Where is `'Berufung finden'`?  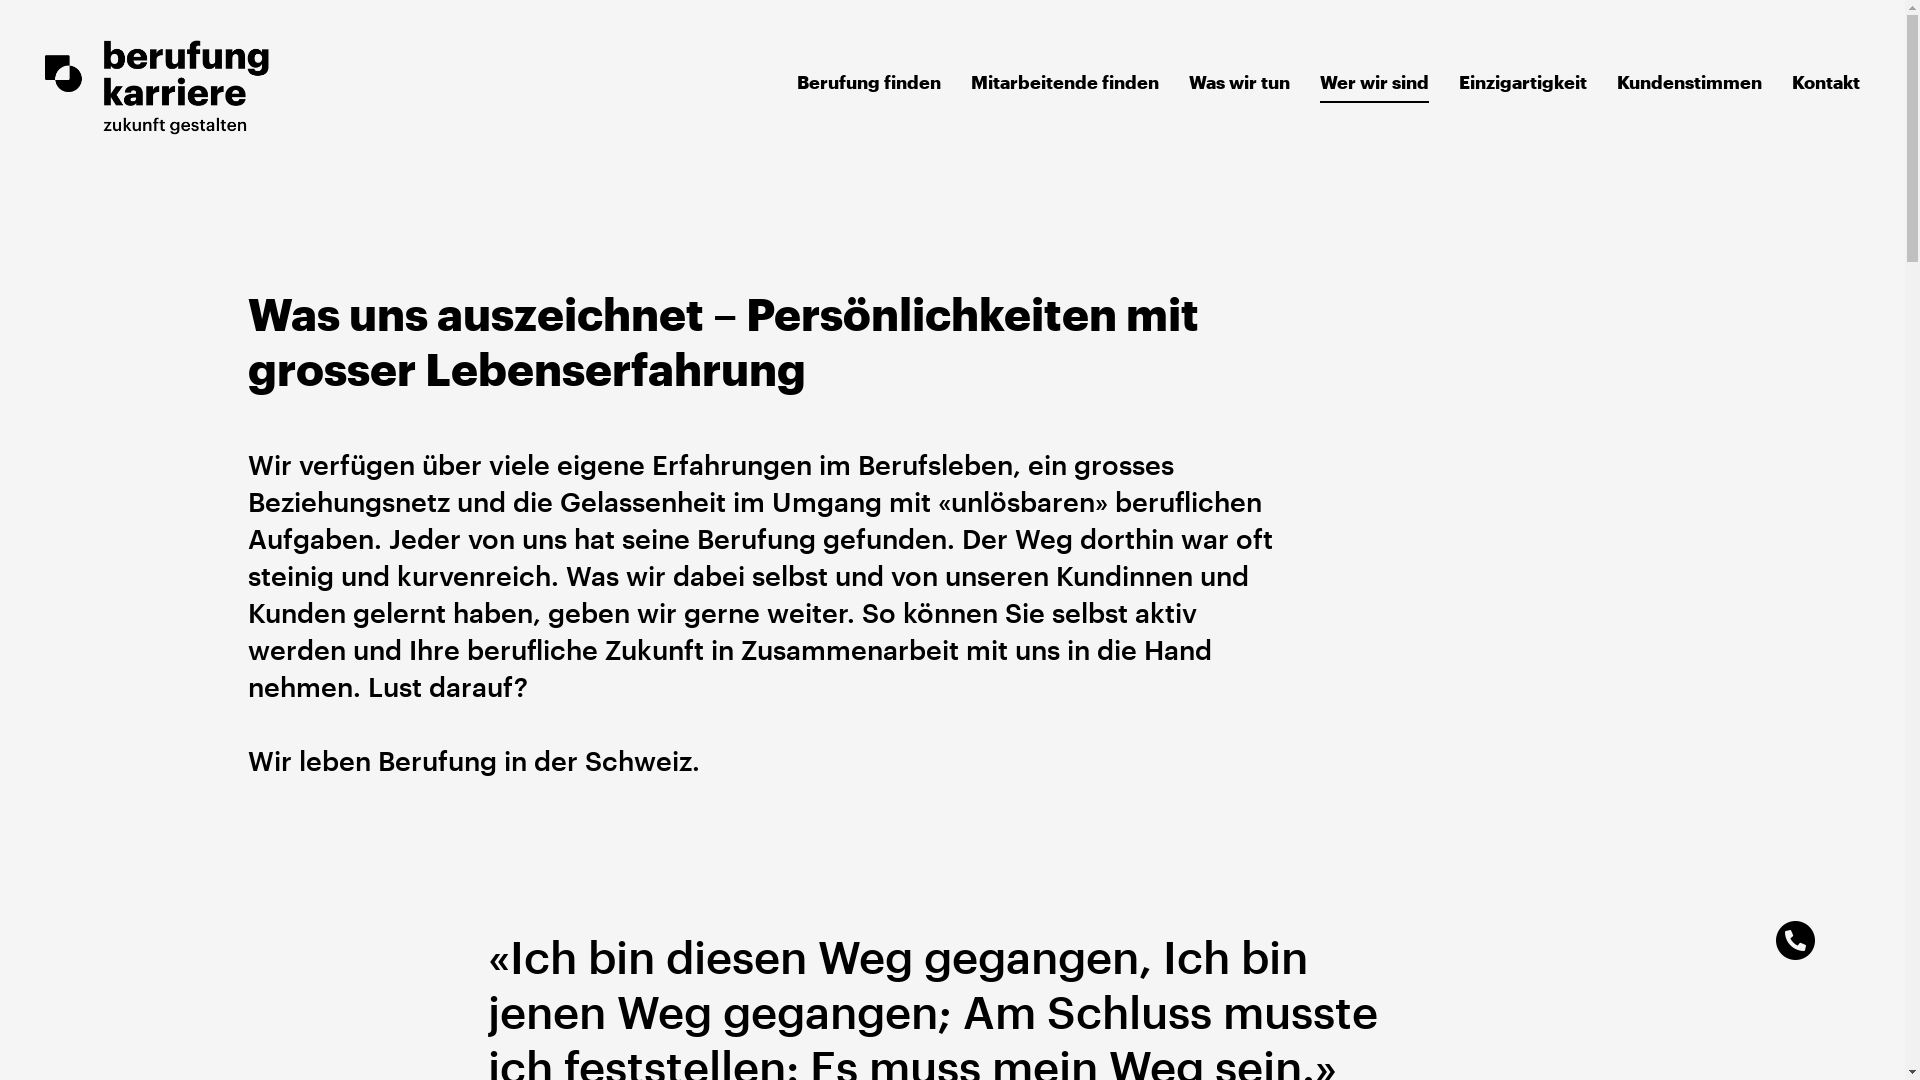 'Berufung finden' is located at coordinates (868, 81).